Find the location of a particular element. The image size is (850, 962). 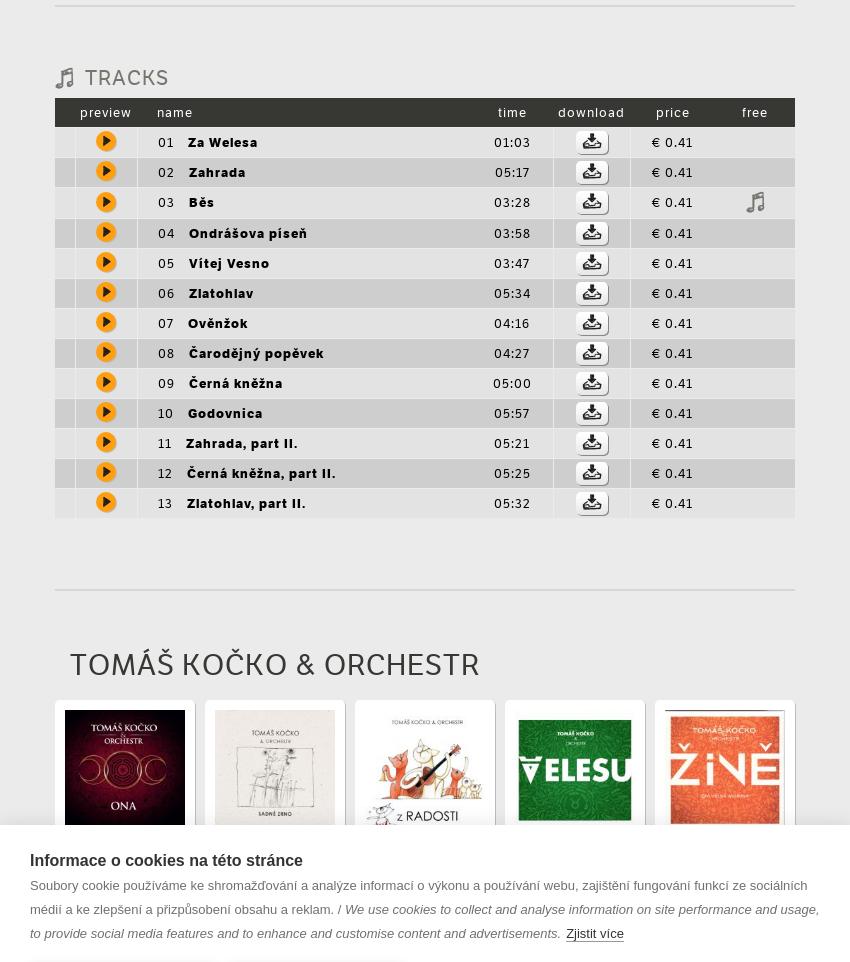

'Černá kněžna' is located at coordinates (235, 382).